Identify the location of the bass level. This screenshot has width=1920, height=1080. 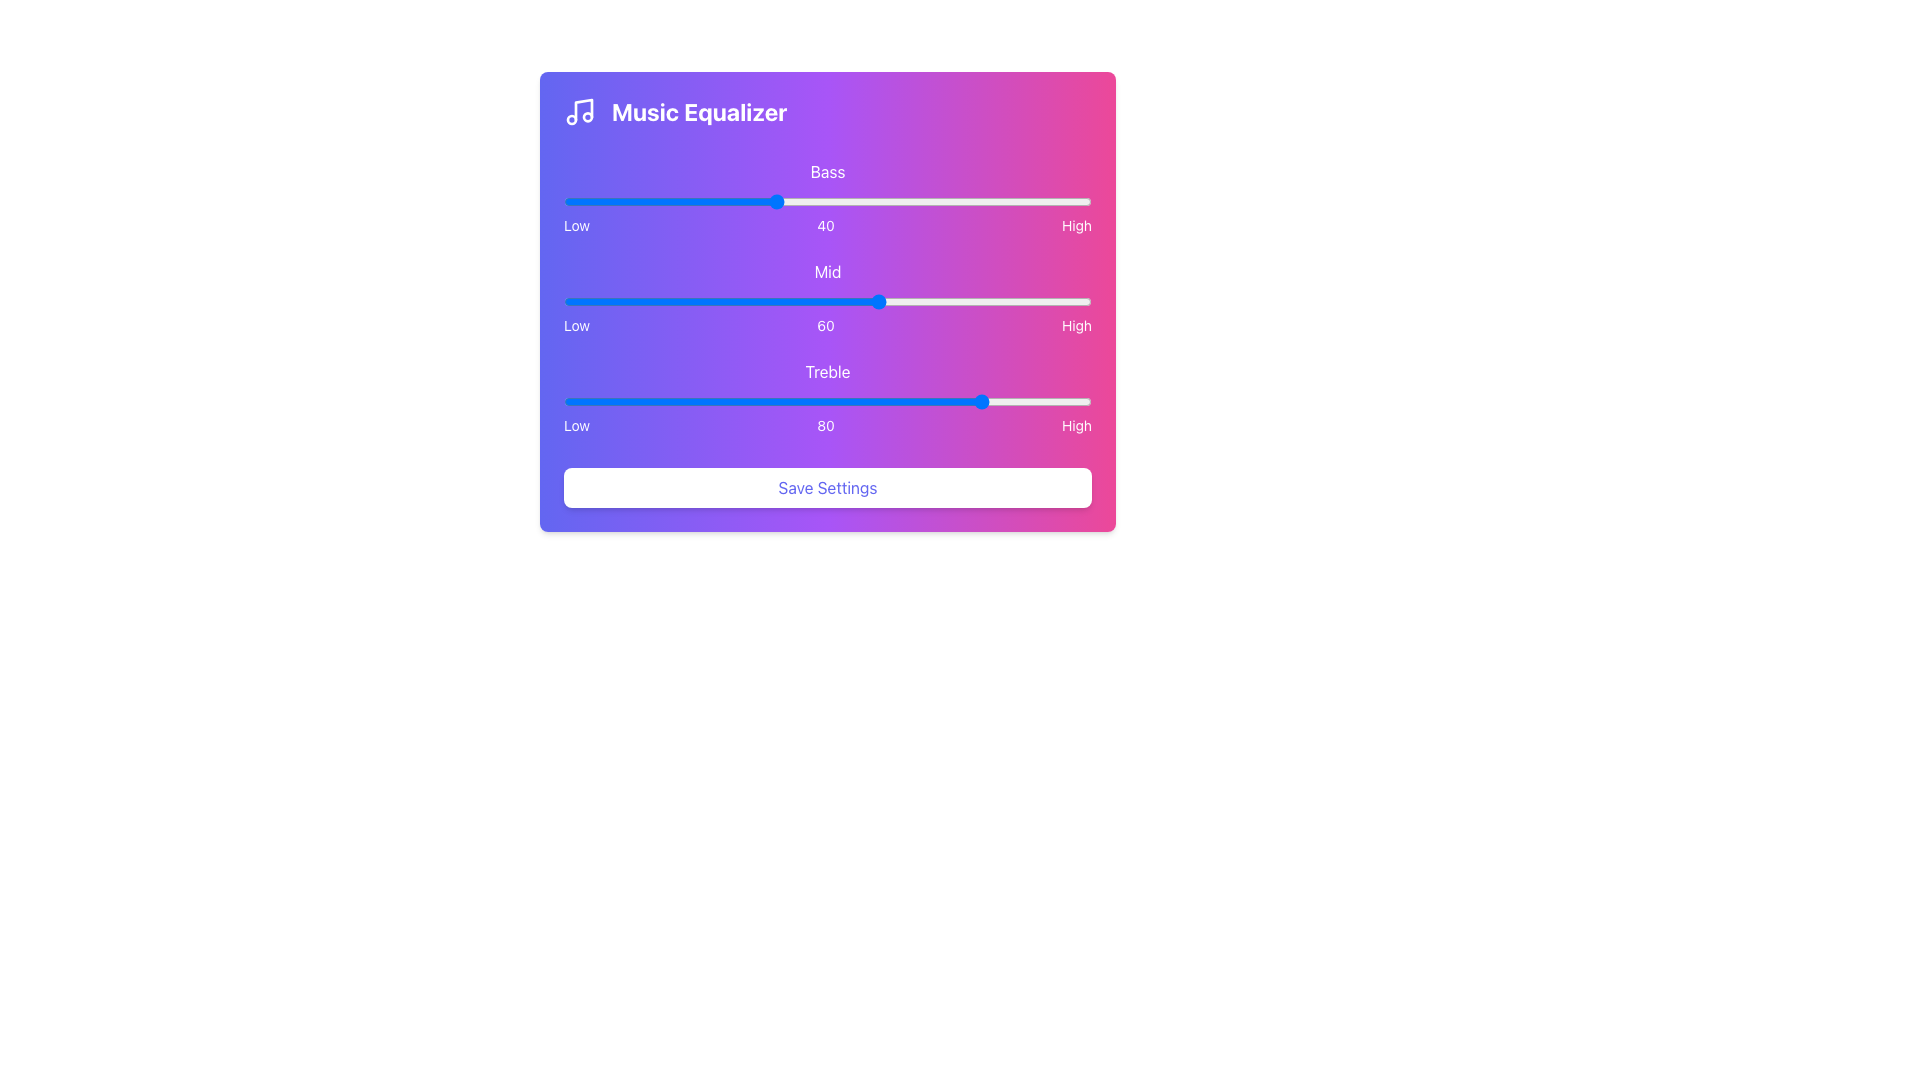
(1028, 201).